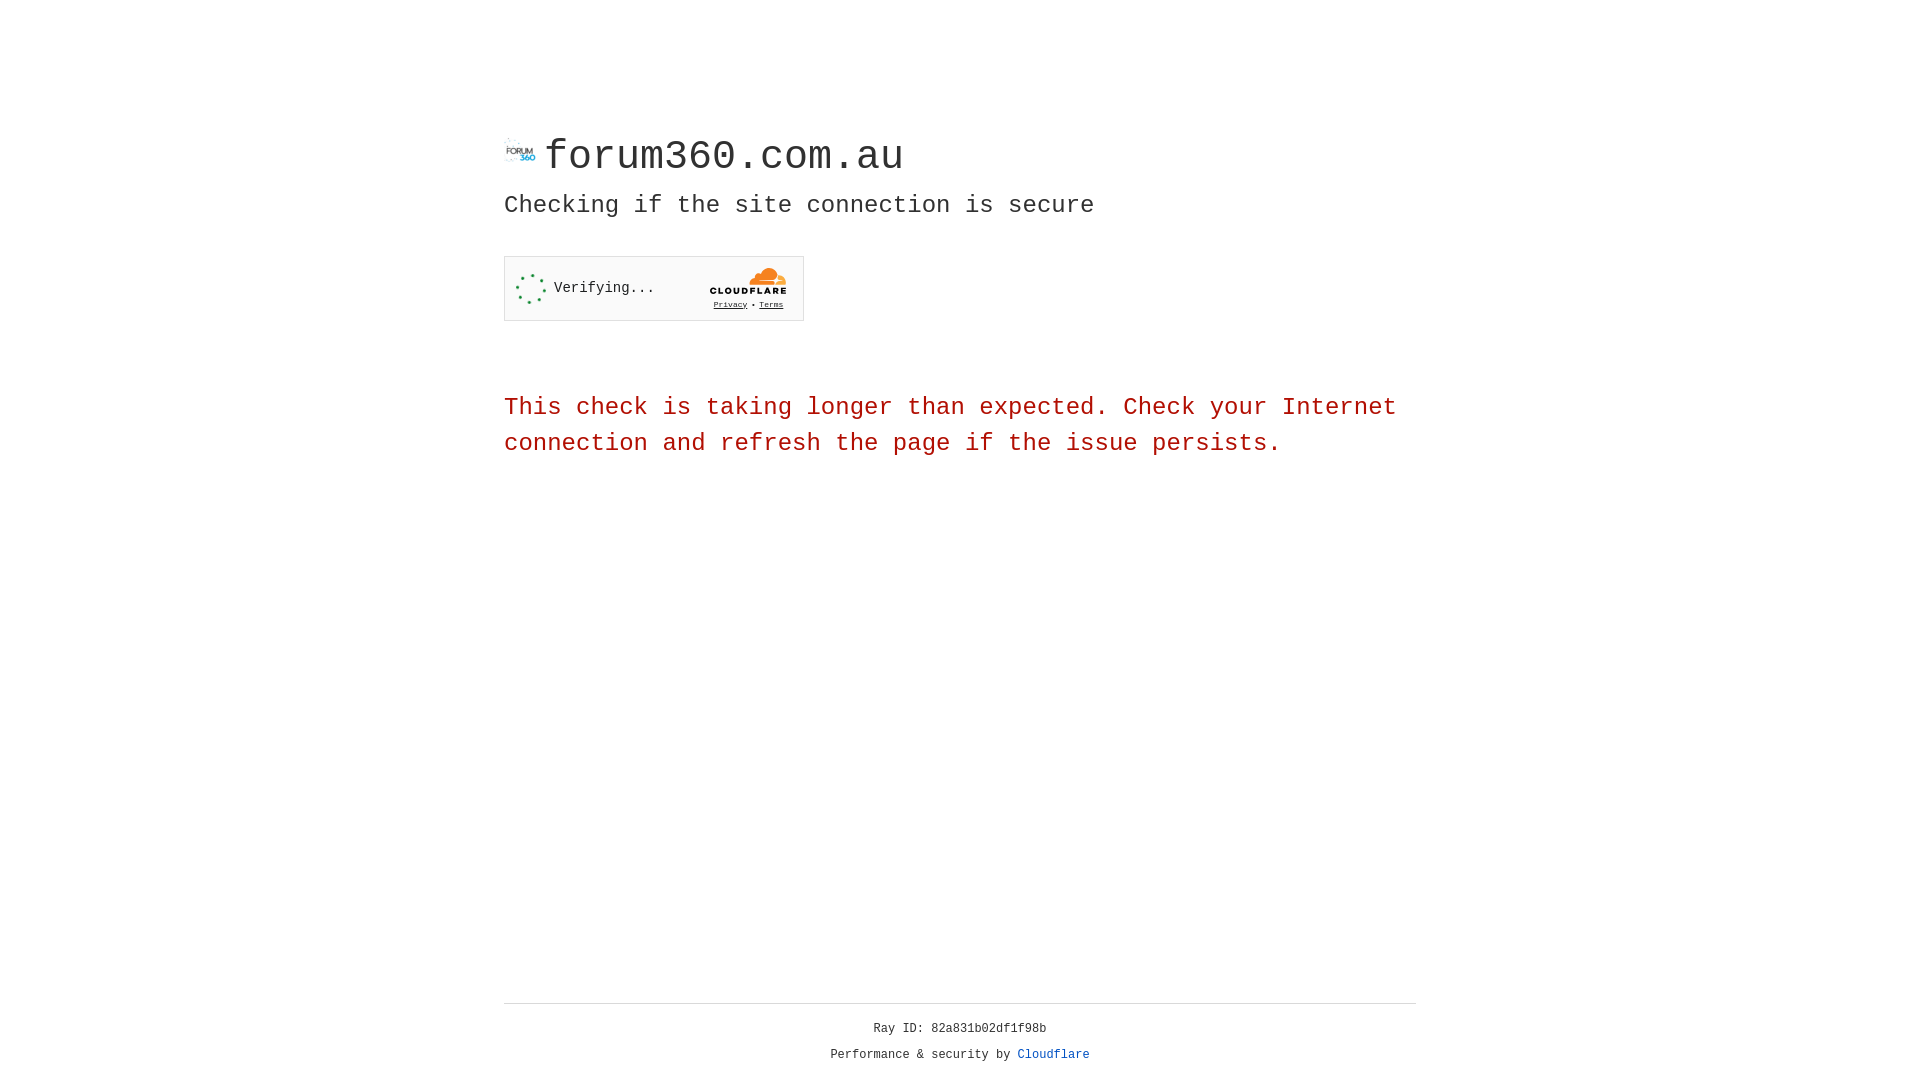 The height and width of the screenshot is (1080, 1920). What do you see at coordinates (653, 288) in the screenshot?
I see `'Widget containing a Cloudflare security challenge'` at bounding box center [653, 288].